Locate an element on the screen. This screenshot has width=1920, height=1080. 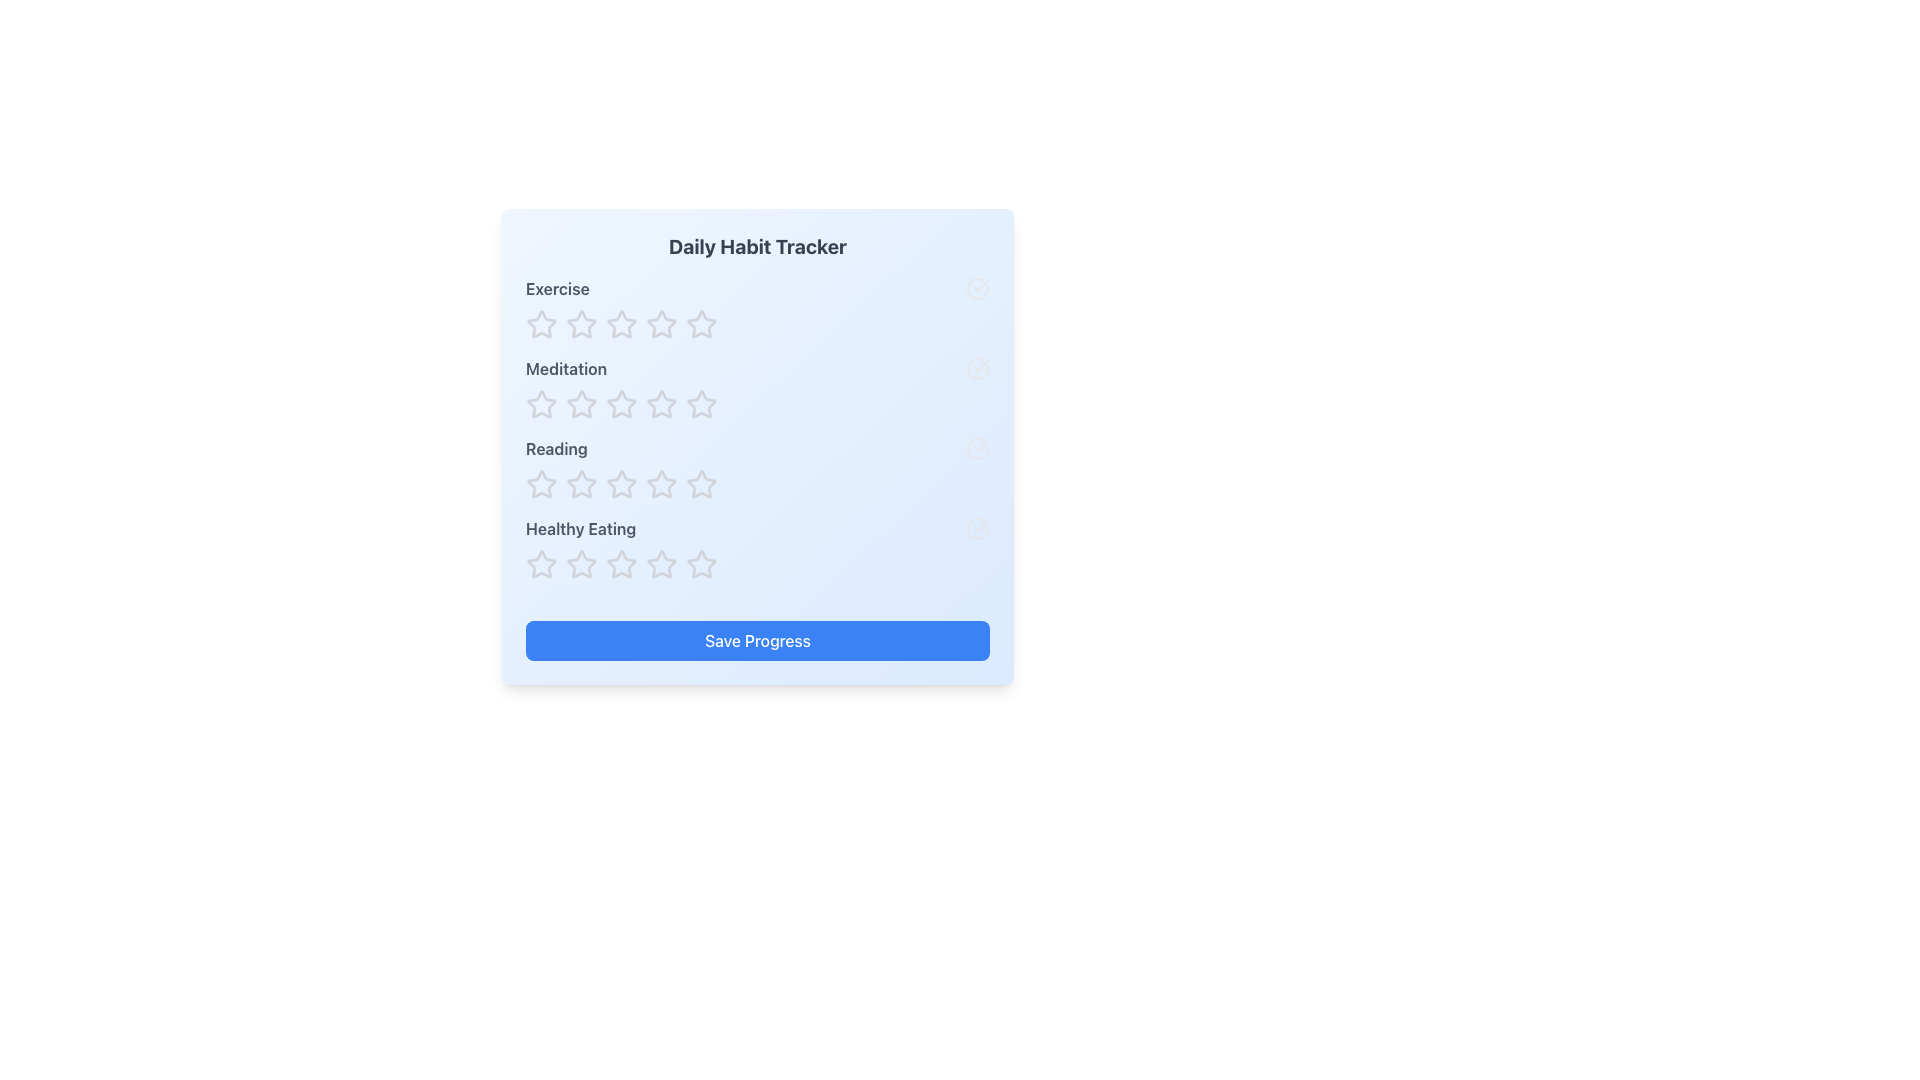
the first star icon in the rating system for the 'Exercise' category is located at coordinates (541, 323).